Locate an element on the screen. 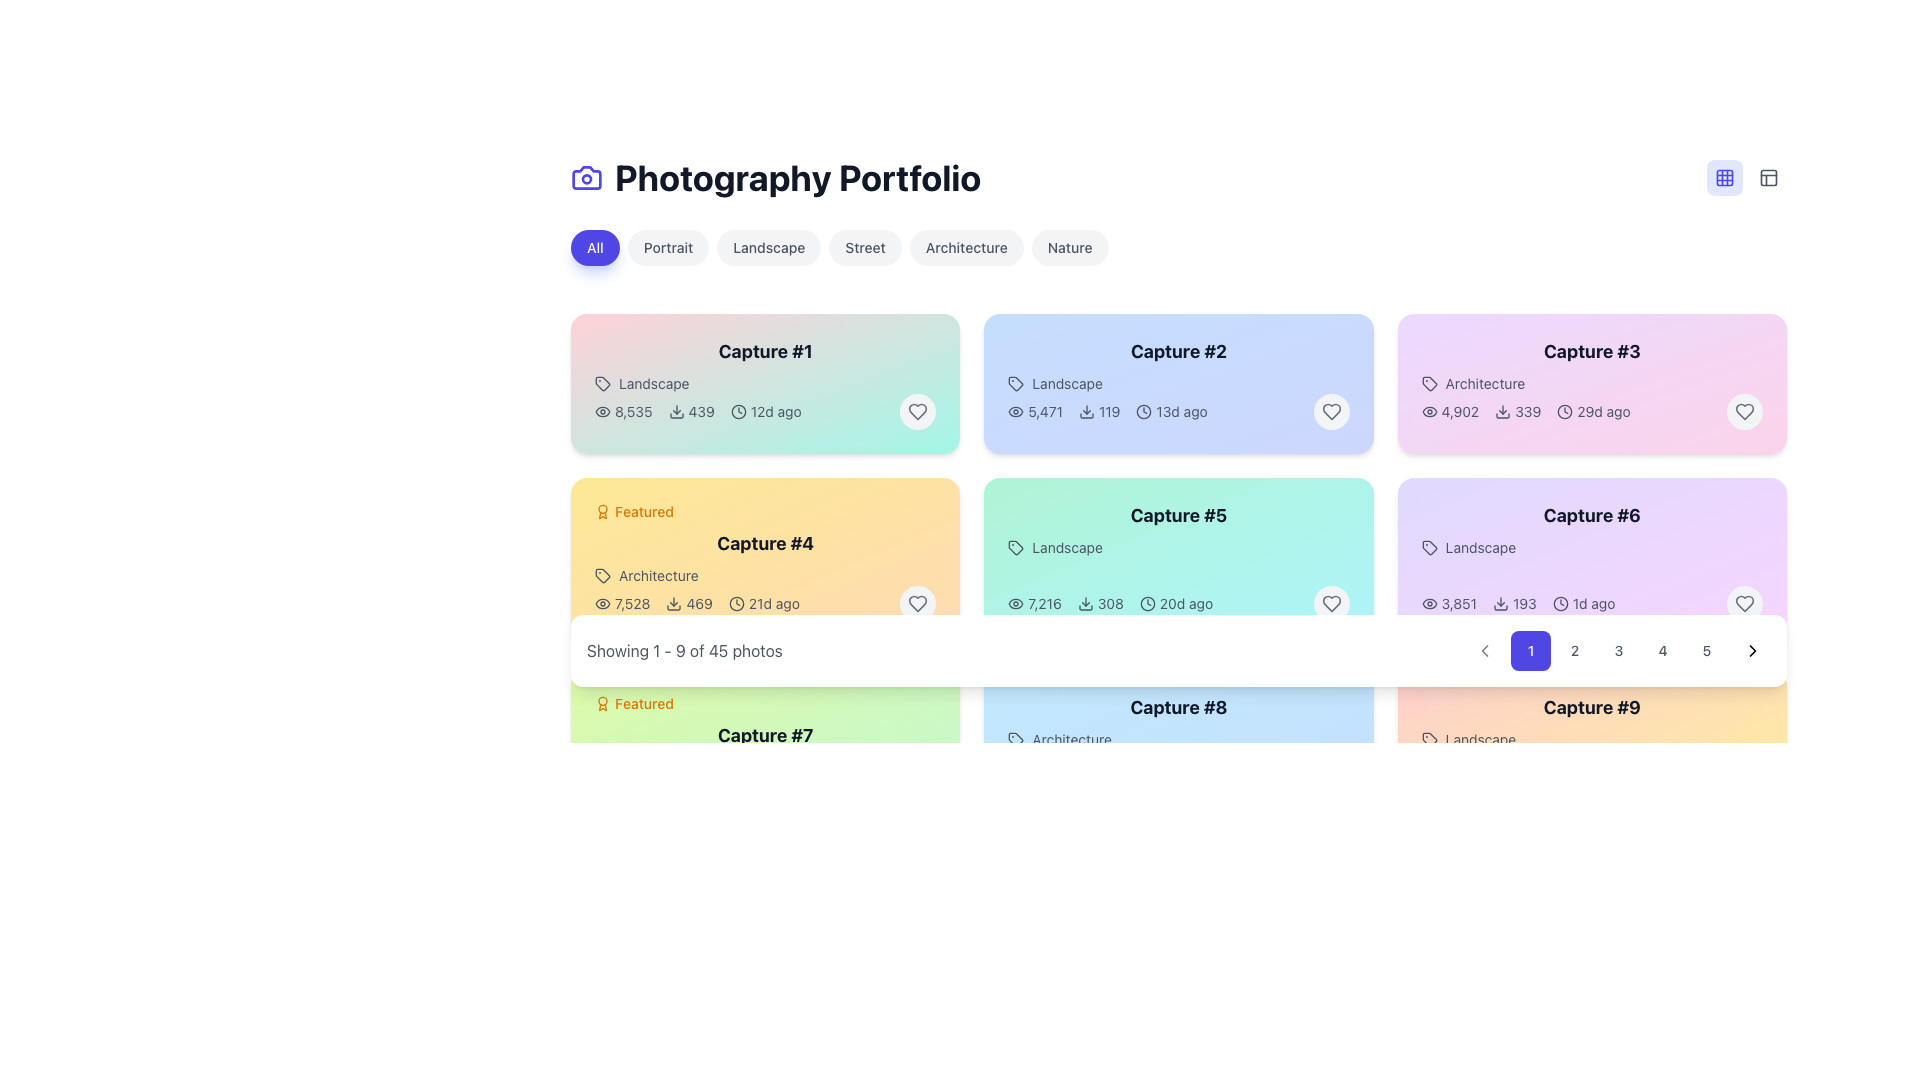  the photography portfolio card located in the top-left corner of the grid layout to observe the shadow transition effect is located at coordinates (764, 384).